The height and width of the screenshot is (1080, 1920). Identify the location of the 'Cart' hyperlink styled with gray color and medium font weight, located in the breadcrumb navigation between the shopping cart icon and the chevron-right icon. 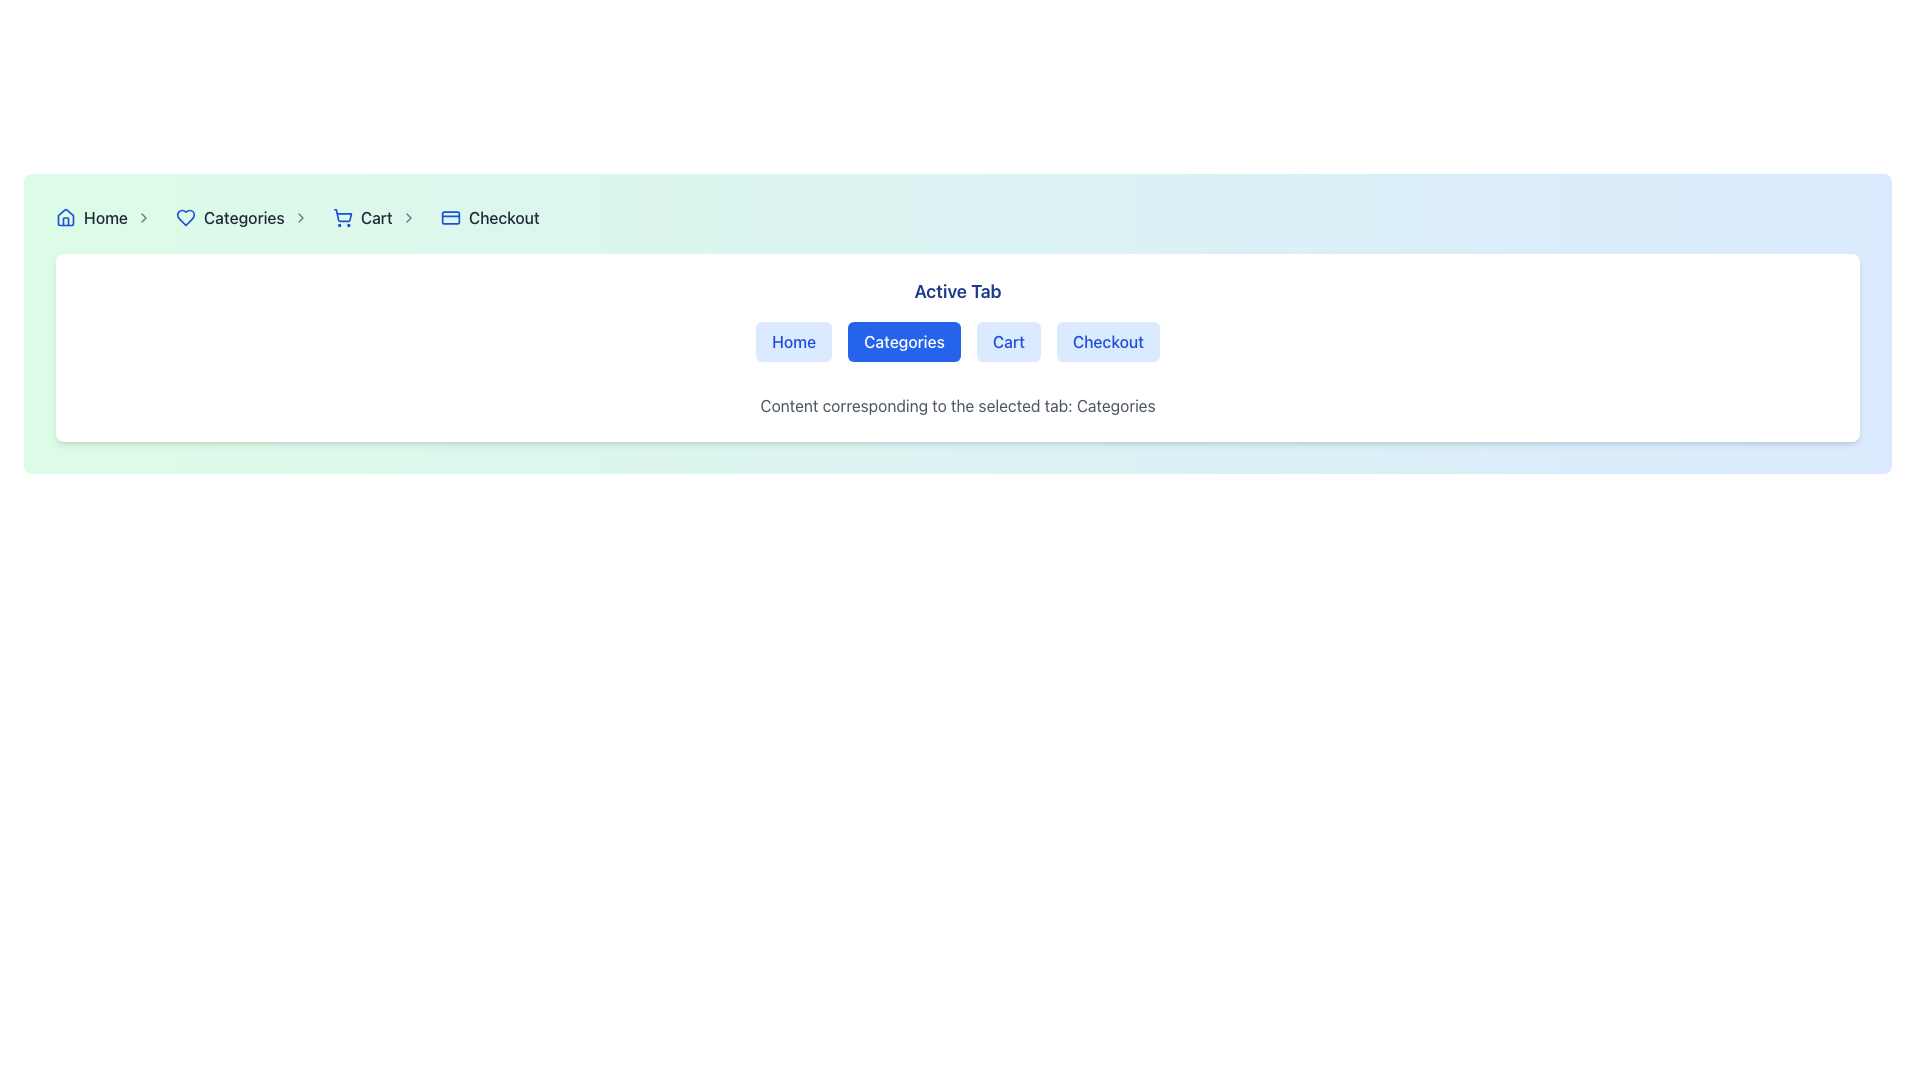
(376, 218).